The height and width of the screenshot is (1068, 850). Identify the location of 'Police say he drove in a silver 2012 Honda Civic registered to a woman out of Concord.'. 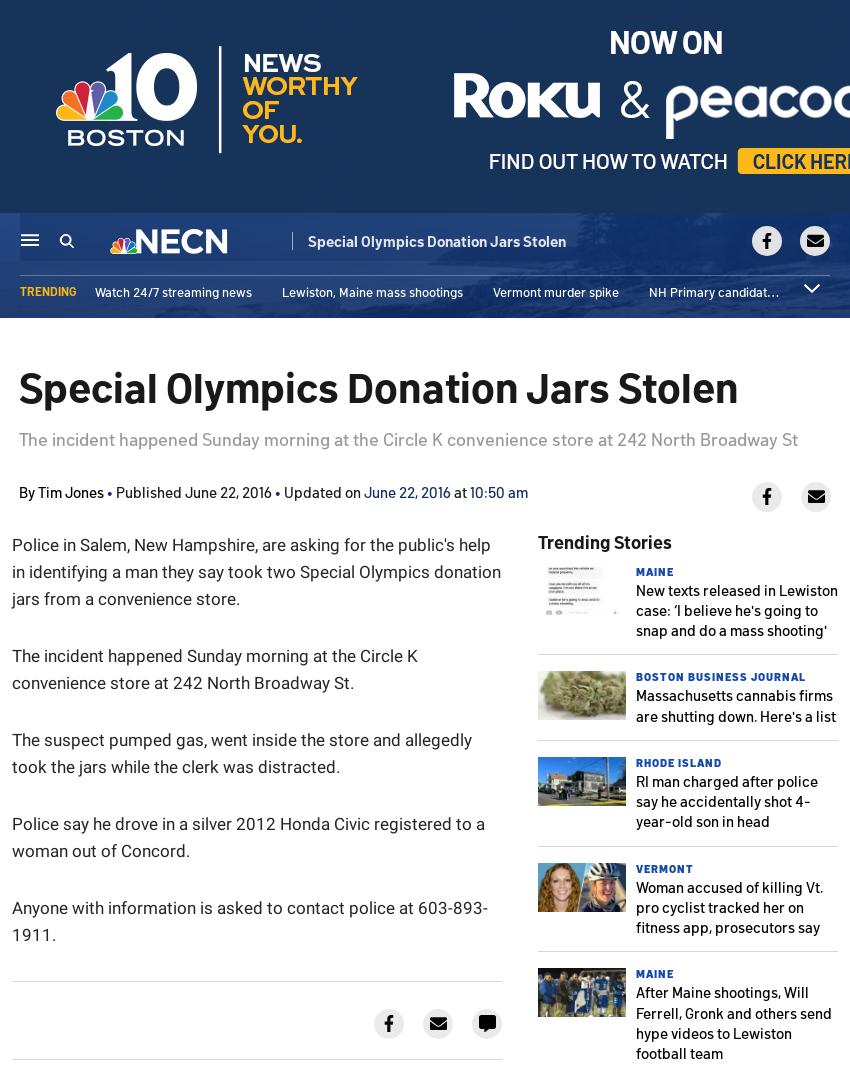
(10, 835).